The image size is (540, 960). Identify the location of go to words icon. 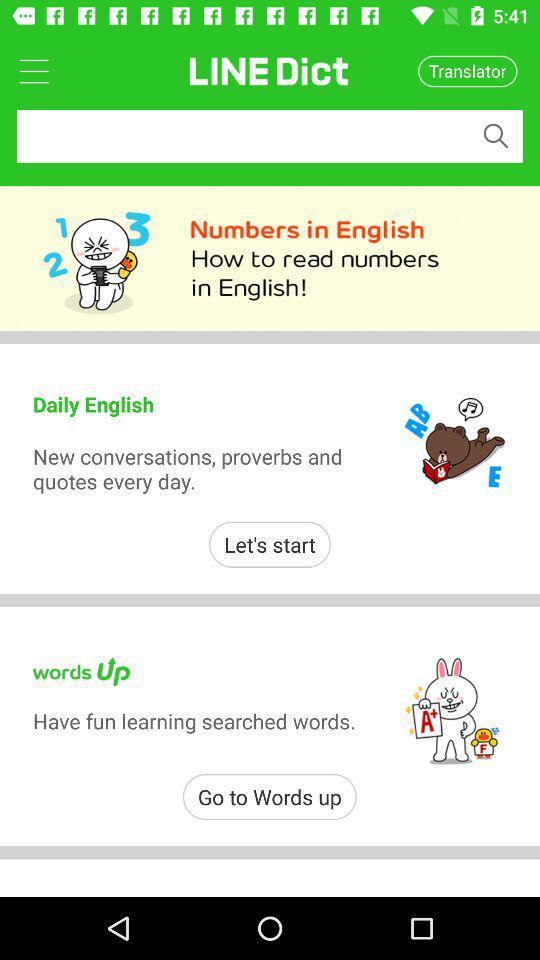
(269, 797).